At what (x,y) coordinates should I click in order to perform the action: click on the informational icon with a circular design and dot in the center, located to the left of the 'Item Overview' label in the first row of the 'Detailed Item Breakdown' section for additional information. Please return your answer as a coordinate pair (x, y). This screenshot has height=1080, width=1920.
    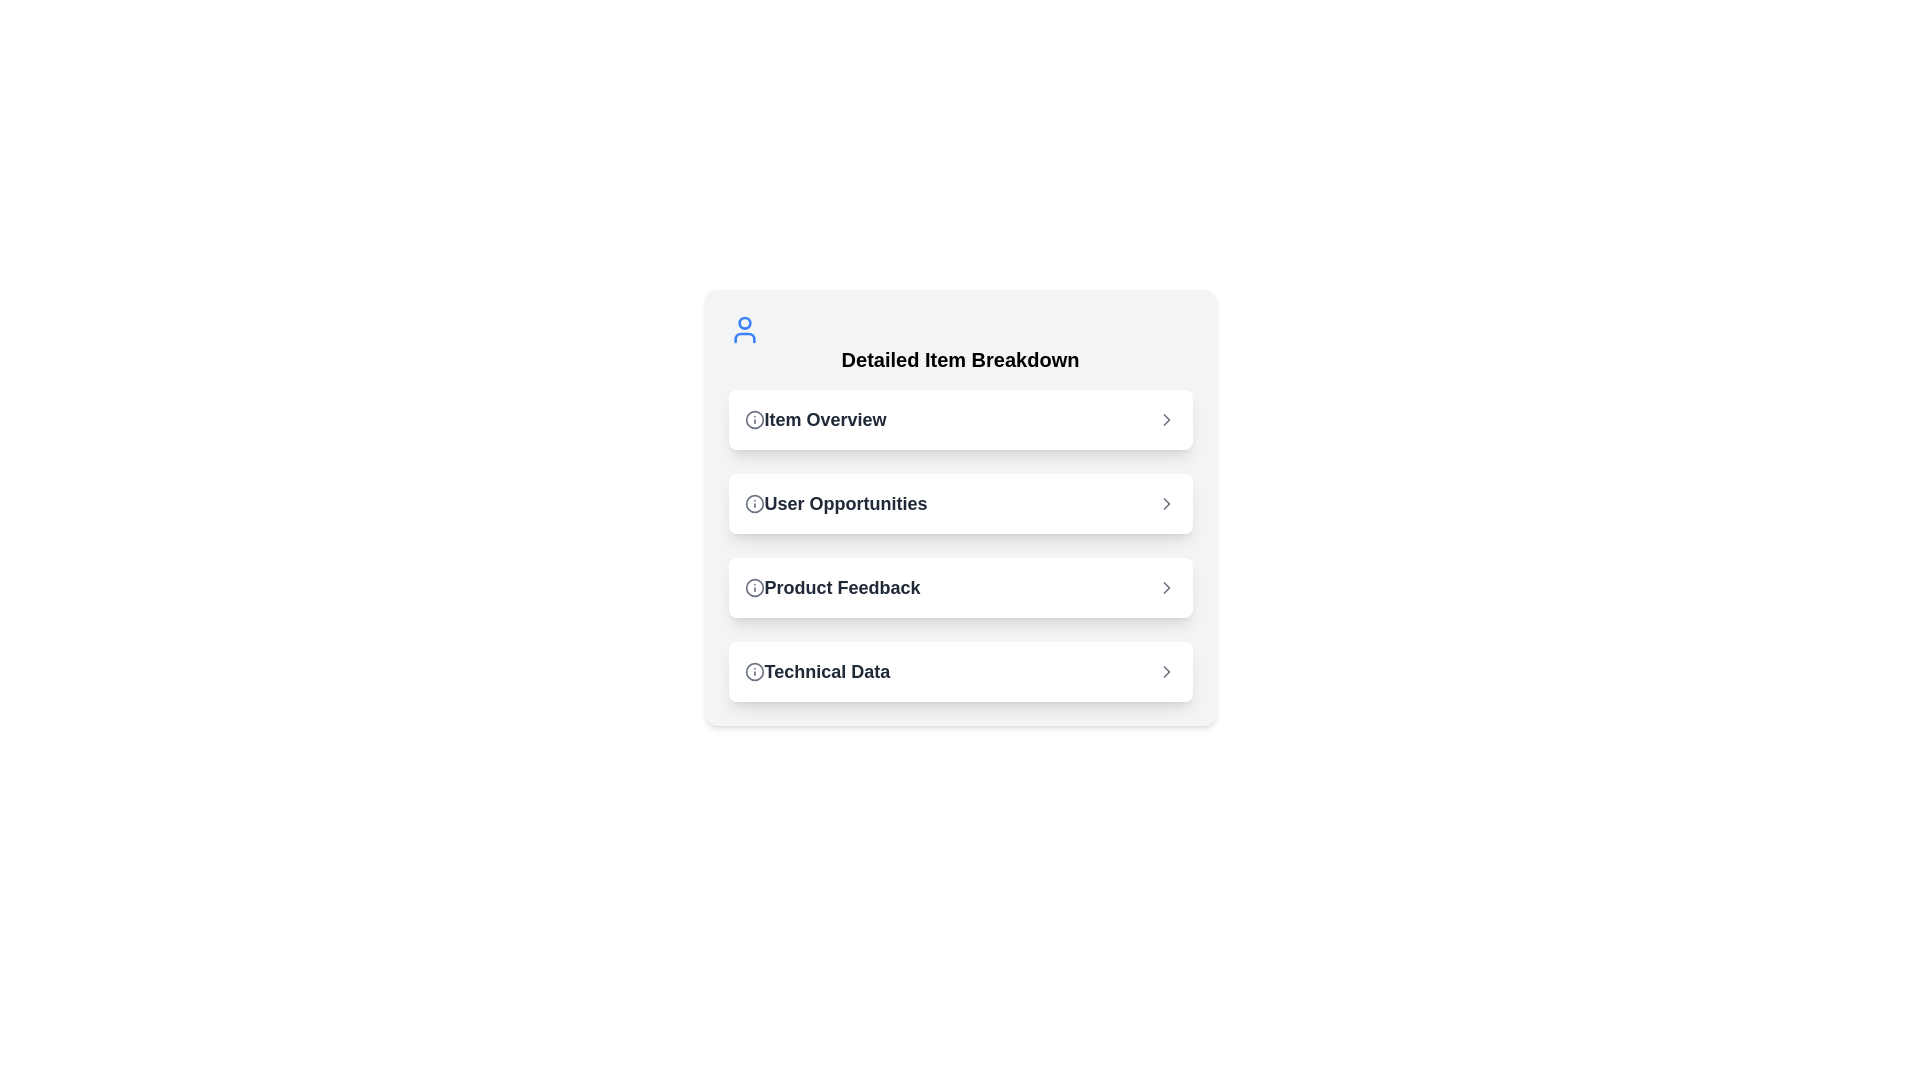
    Looking at the image, I should click on (753, 419).